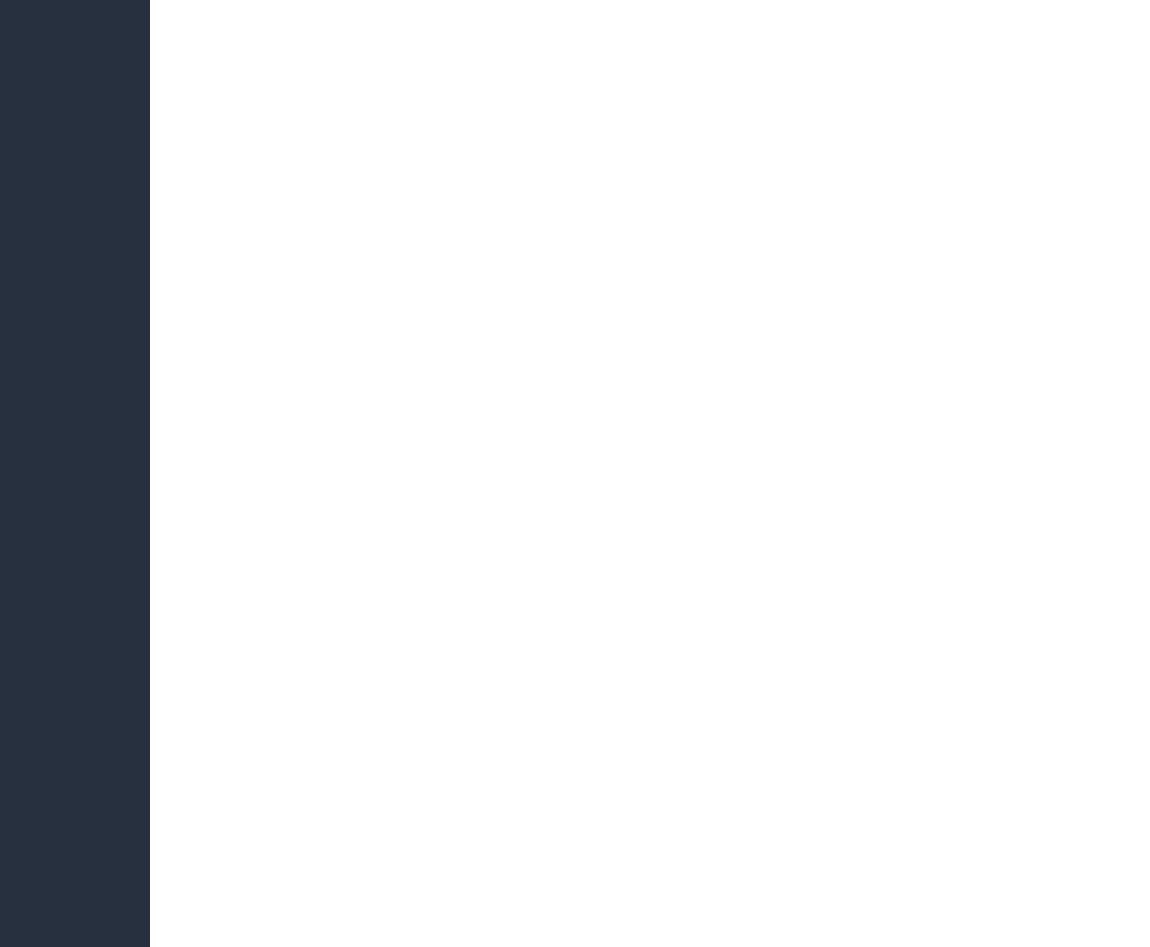  What do you see at coordinates (406, 794) in the screenshot?
I see `'Run-off against Putin would be 'success', say opposition'` at bounding box center [406, 794].